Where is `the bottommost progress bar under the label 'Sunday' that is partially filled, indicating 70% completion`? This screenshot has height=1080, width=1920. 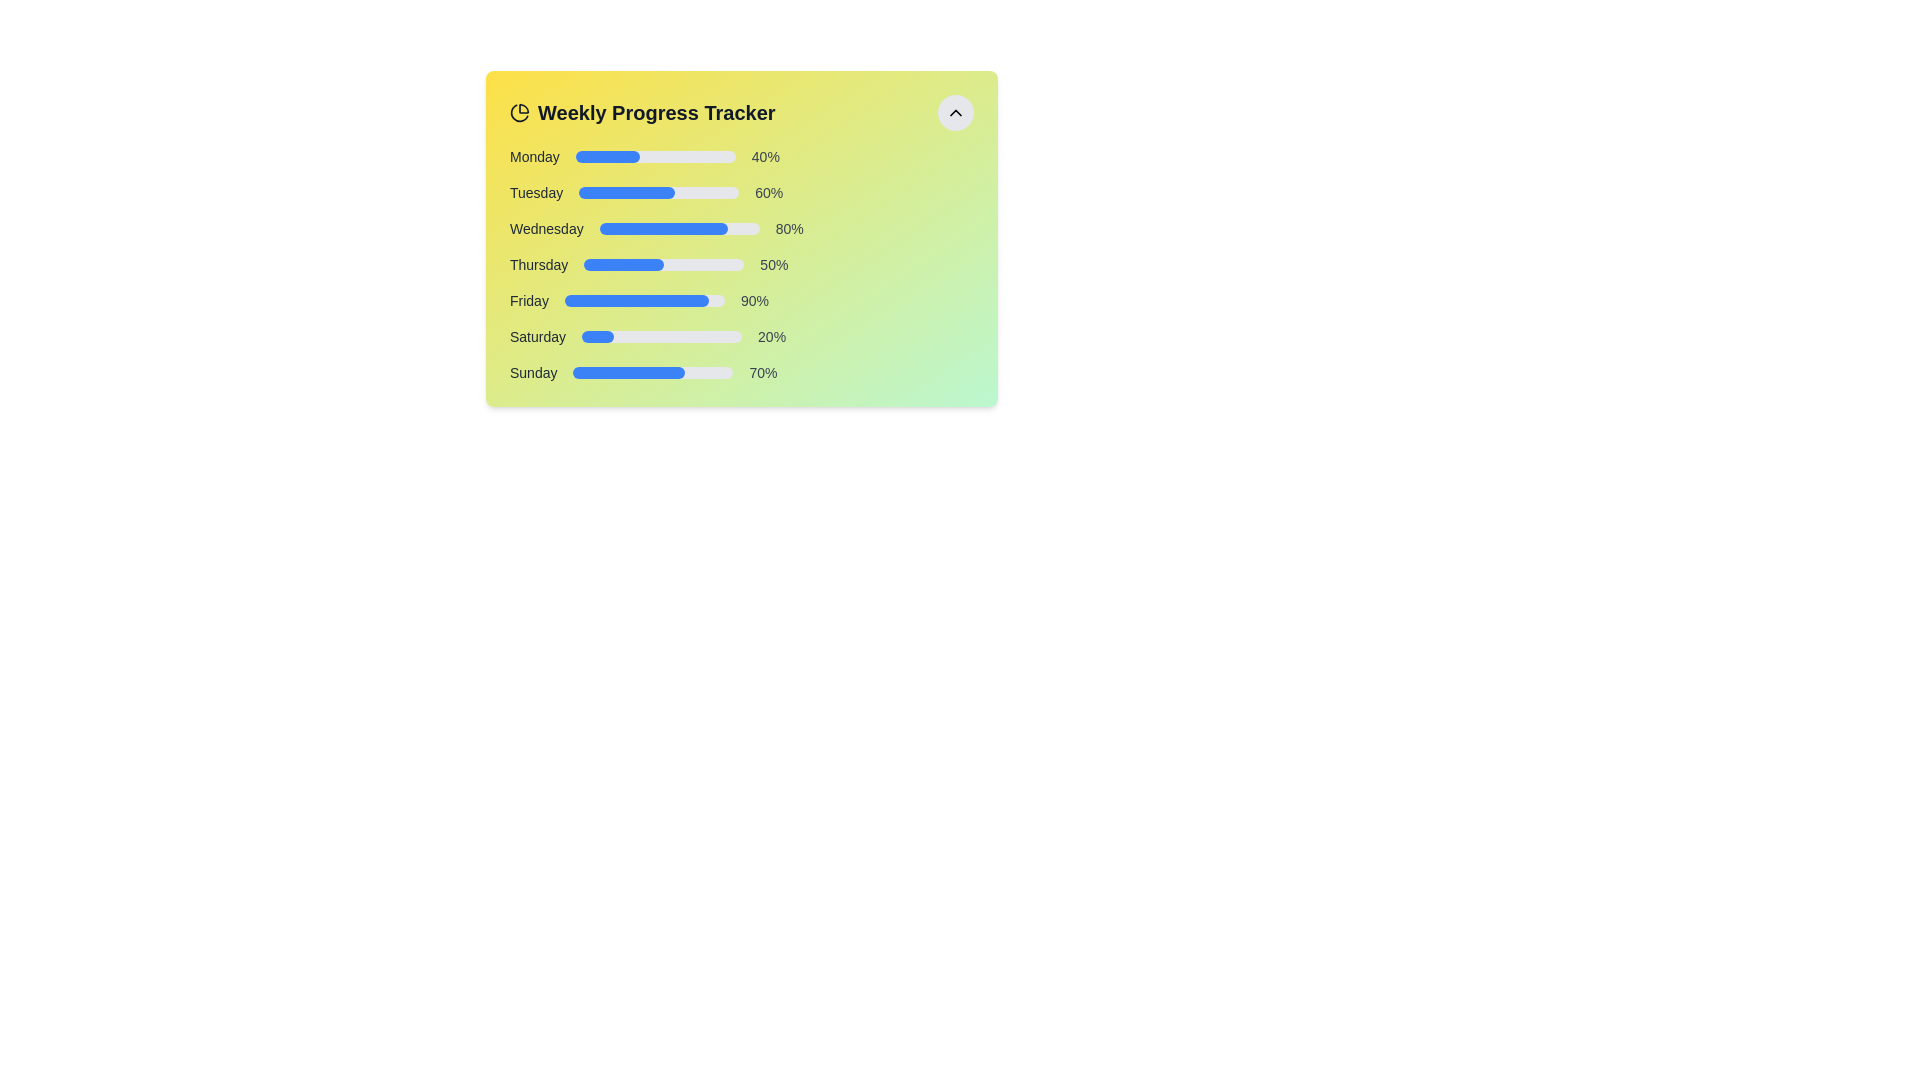
the bottommost progress bar under the label 'Sunday' that is partially filled, indicating 70% completion is located at coordinates (653, 373).